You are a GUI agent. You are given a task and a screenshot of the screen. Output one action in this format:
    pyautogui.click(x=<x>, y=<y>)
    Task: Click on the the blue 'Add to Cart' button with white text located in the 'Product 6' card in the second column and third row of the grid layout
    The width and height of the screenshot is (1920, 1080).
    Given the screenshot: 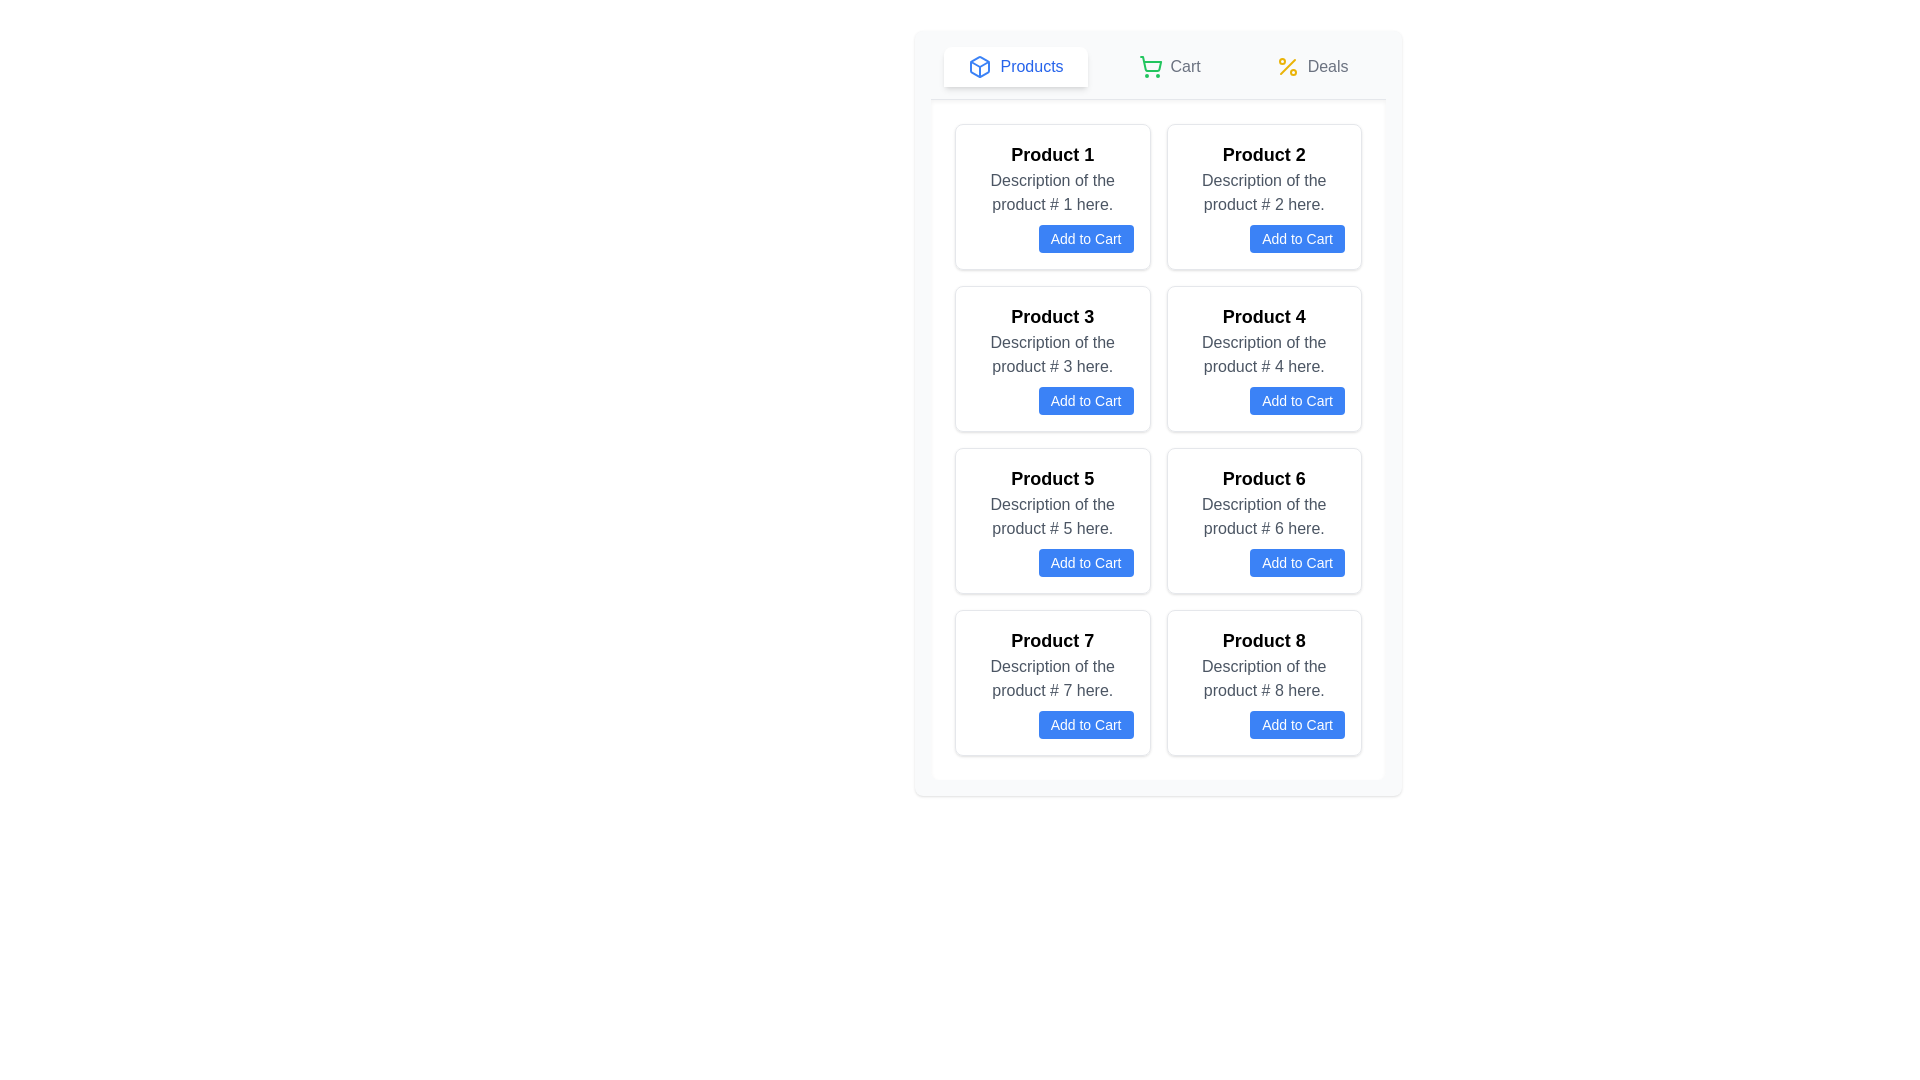 What is the action you would take?
    pyautogui.click(x=1297, y=563)
    